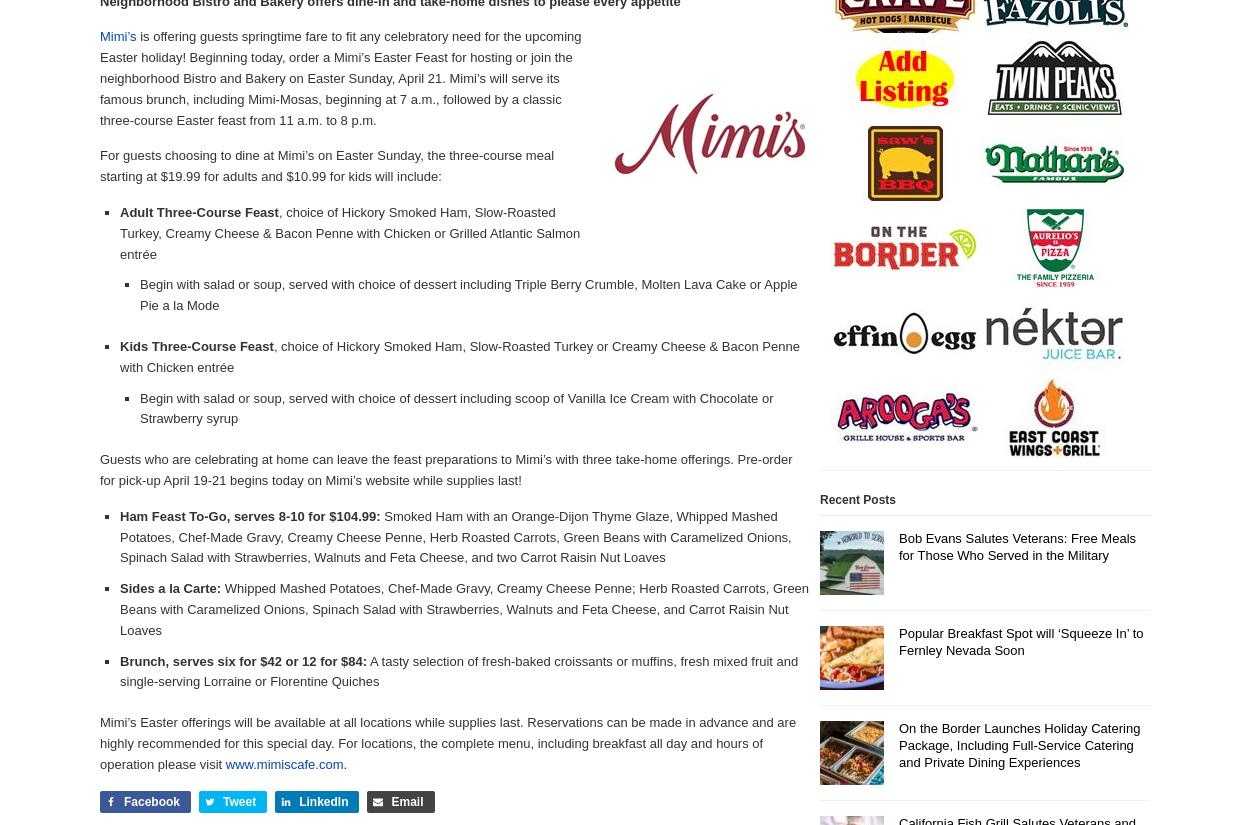  What do you see at coordinates (344, 762) in the screenshot?
I see `'.'` at bounding box center [344, 762].